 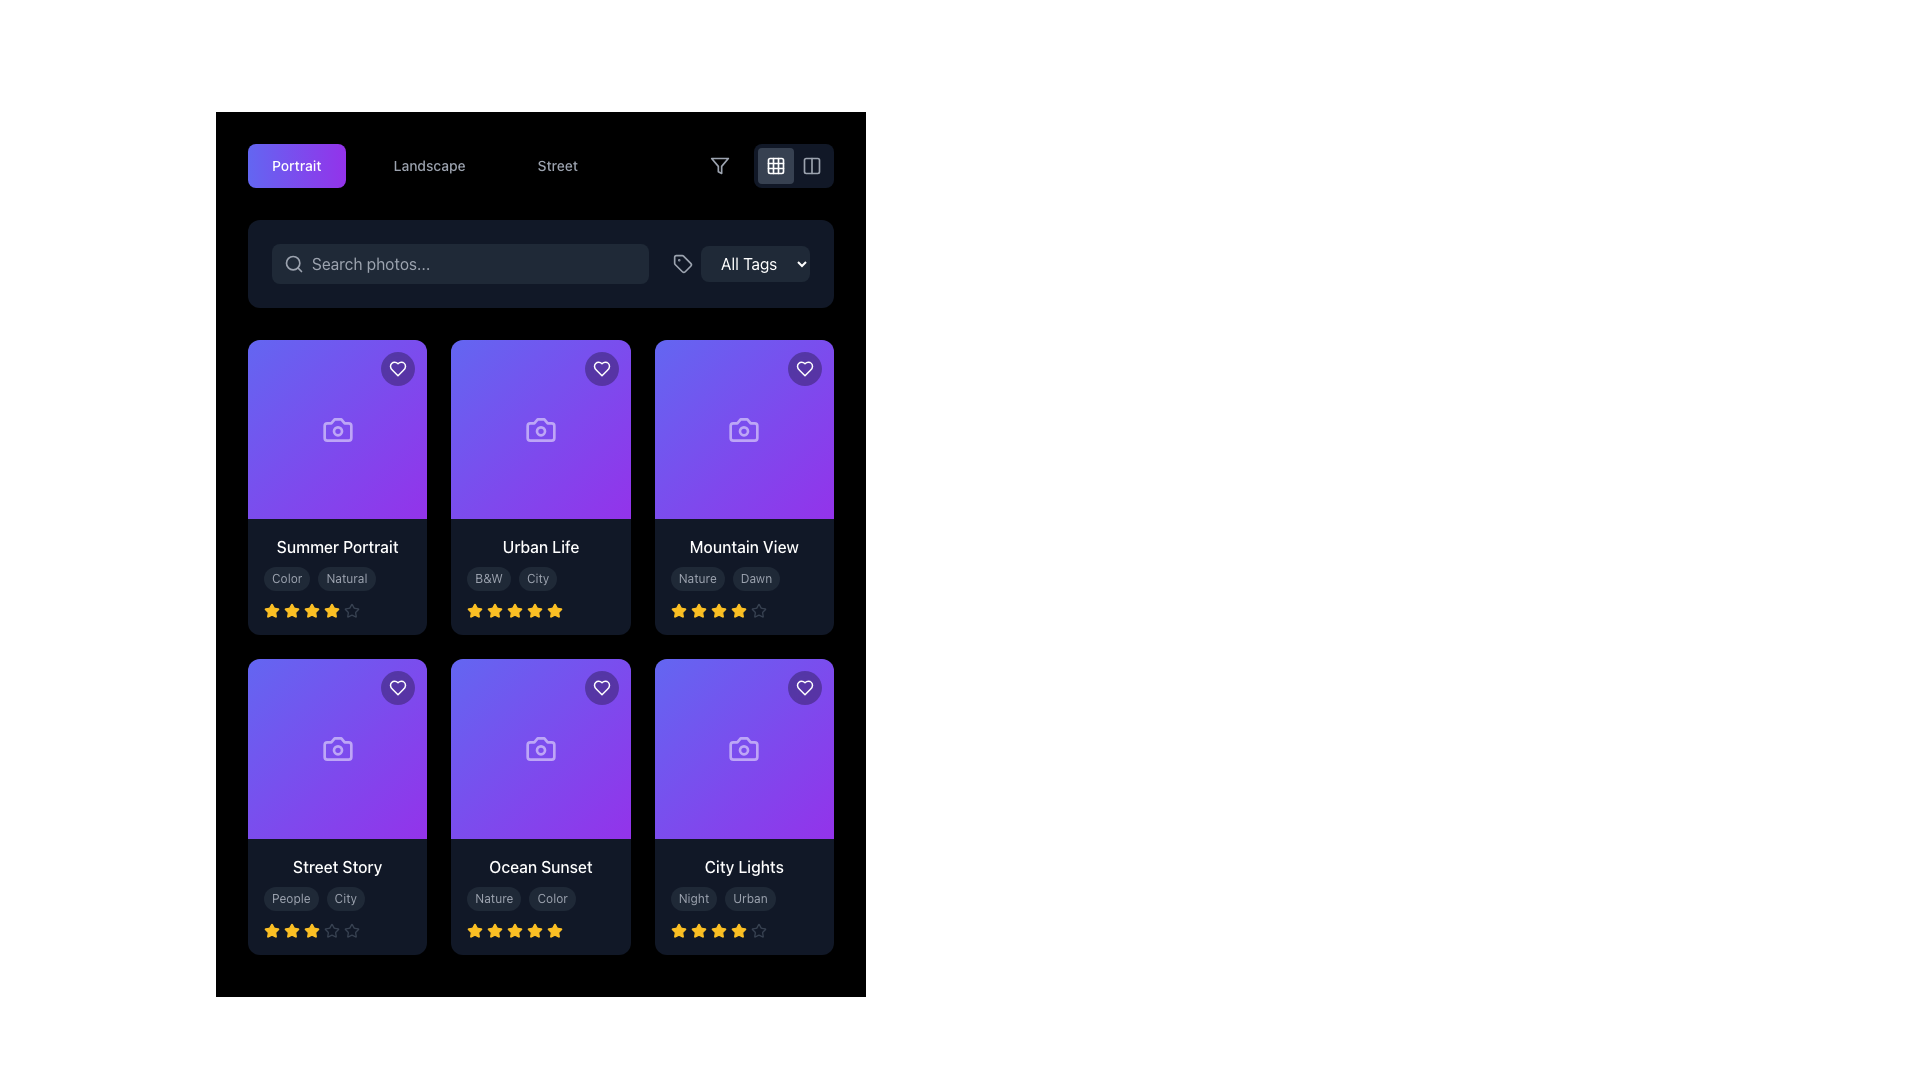 What do you see at coordinates (337, 897) in the screenshot?
I see `the 'City' tag component, which is a clickable label styled with a small rounded rectangular shape in dark gray color, located to the right of the 'People' tag under the 'Street Story' card` at bounding box center [337, 897].